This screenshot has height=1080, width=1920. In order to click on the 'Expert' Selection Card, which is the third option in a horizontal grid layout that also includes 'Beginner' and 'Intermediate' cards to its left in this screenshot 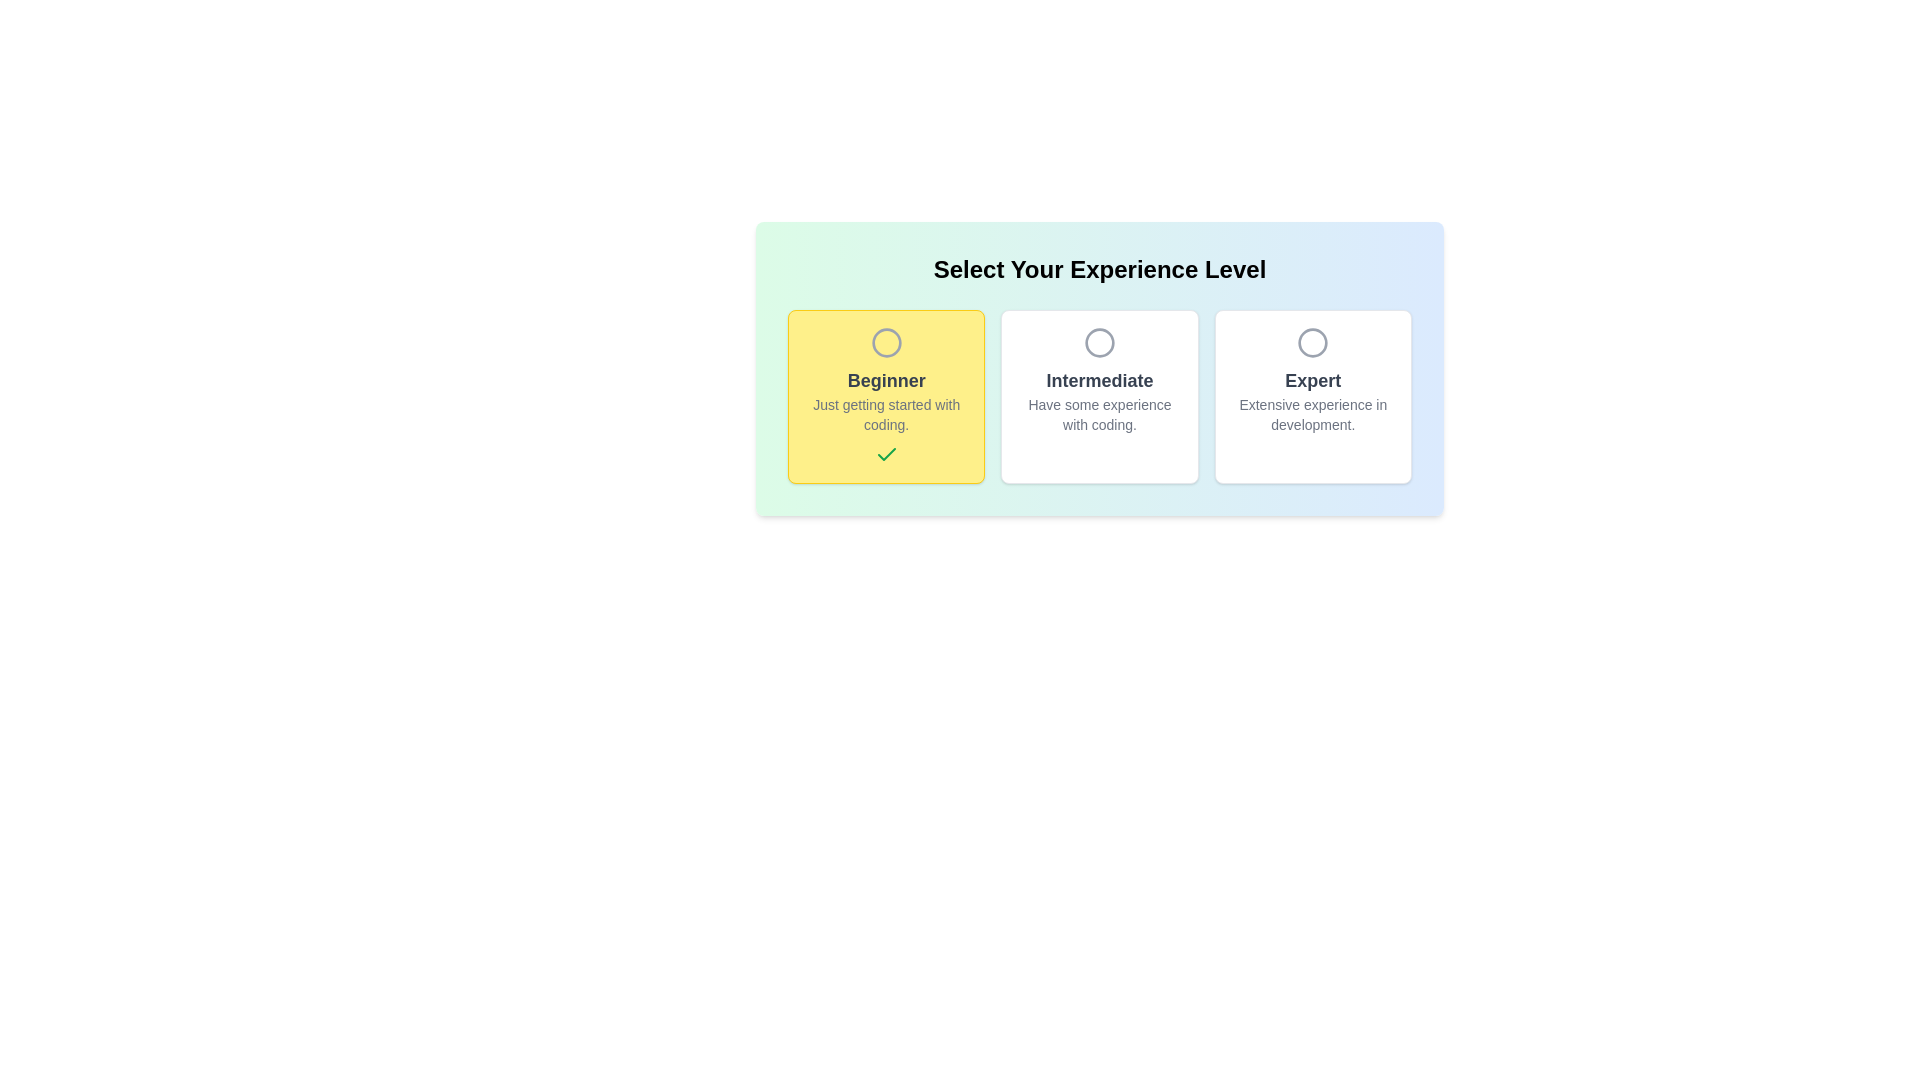, I will do `click(1313, 397)`.